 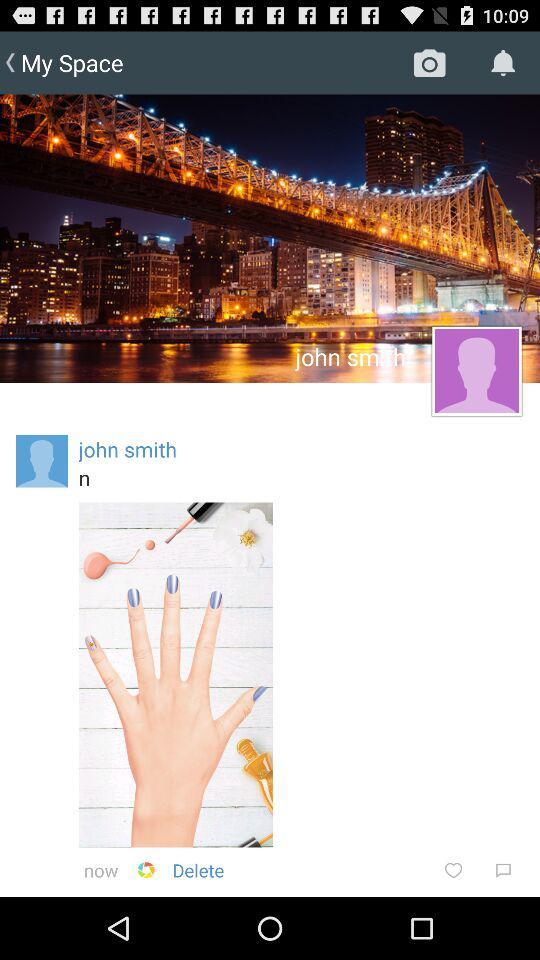 I want to click on the icon to the right of my space icon, so click(x=428, y=62).